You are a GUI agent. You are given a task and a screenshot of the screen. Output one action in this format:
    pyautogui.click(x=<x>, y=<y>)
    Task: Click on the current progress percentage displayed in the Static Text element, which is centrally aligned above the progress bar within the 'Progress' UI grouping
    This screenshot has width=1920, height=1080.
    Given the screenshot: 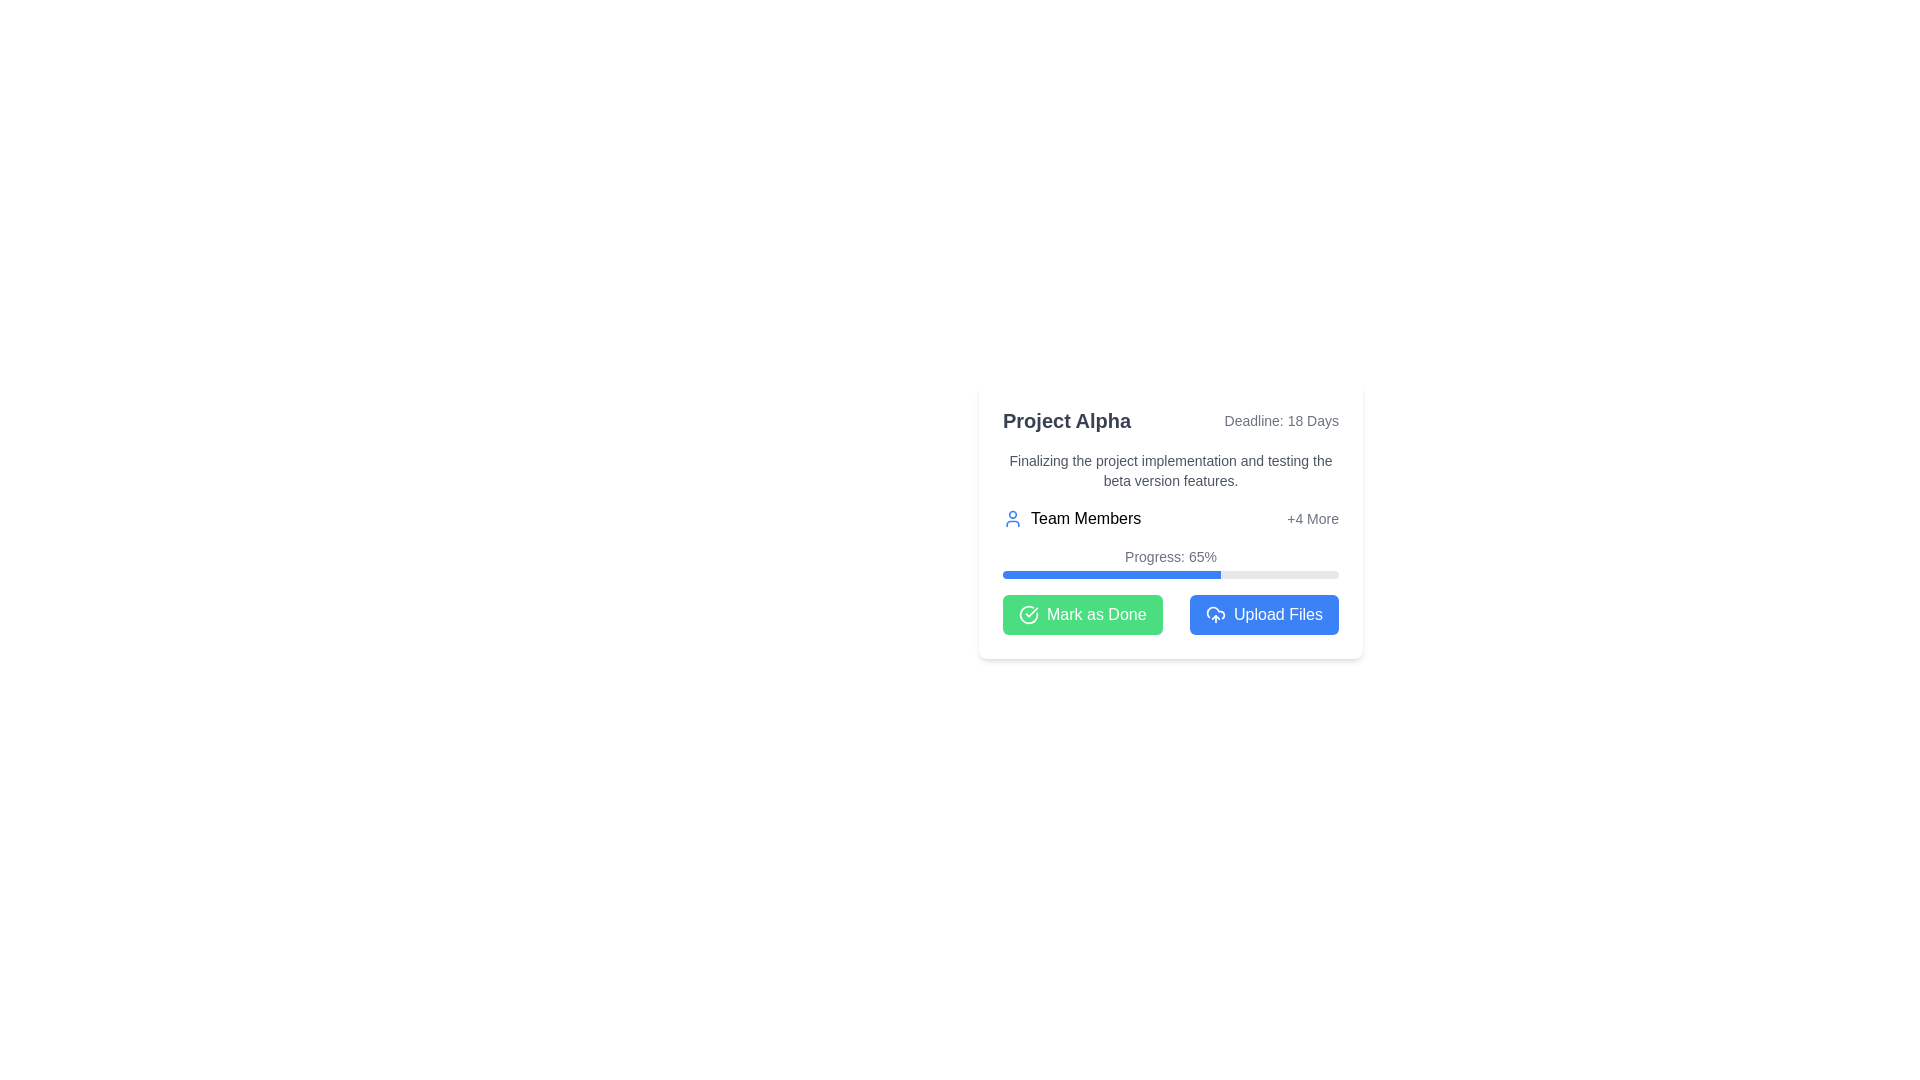 What is the action you would take?
    pyautogui.click(x=1171, y=556)
    